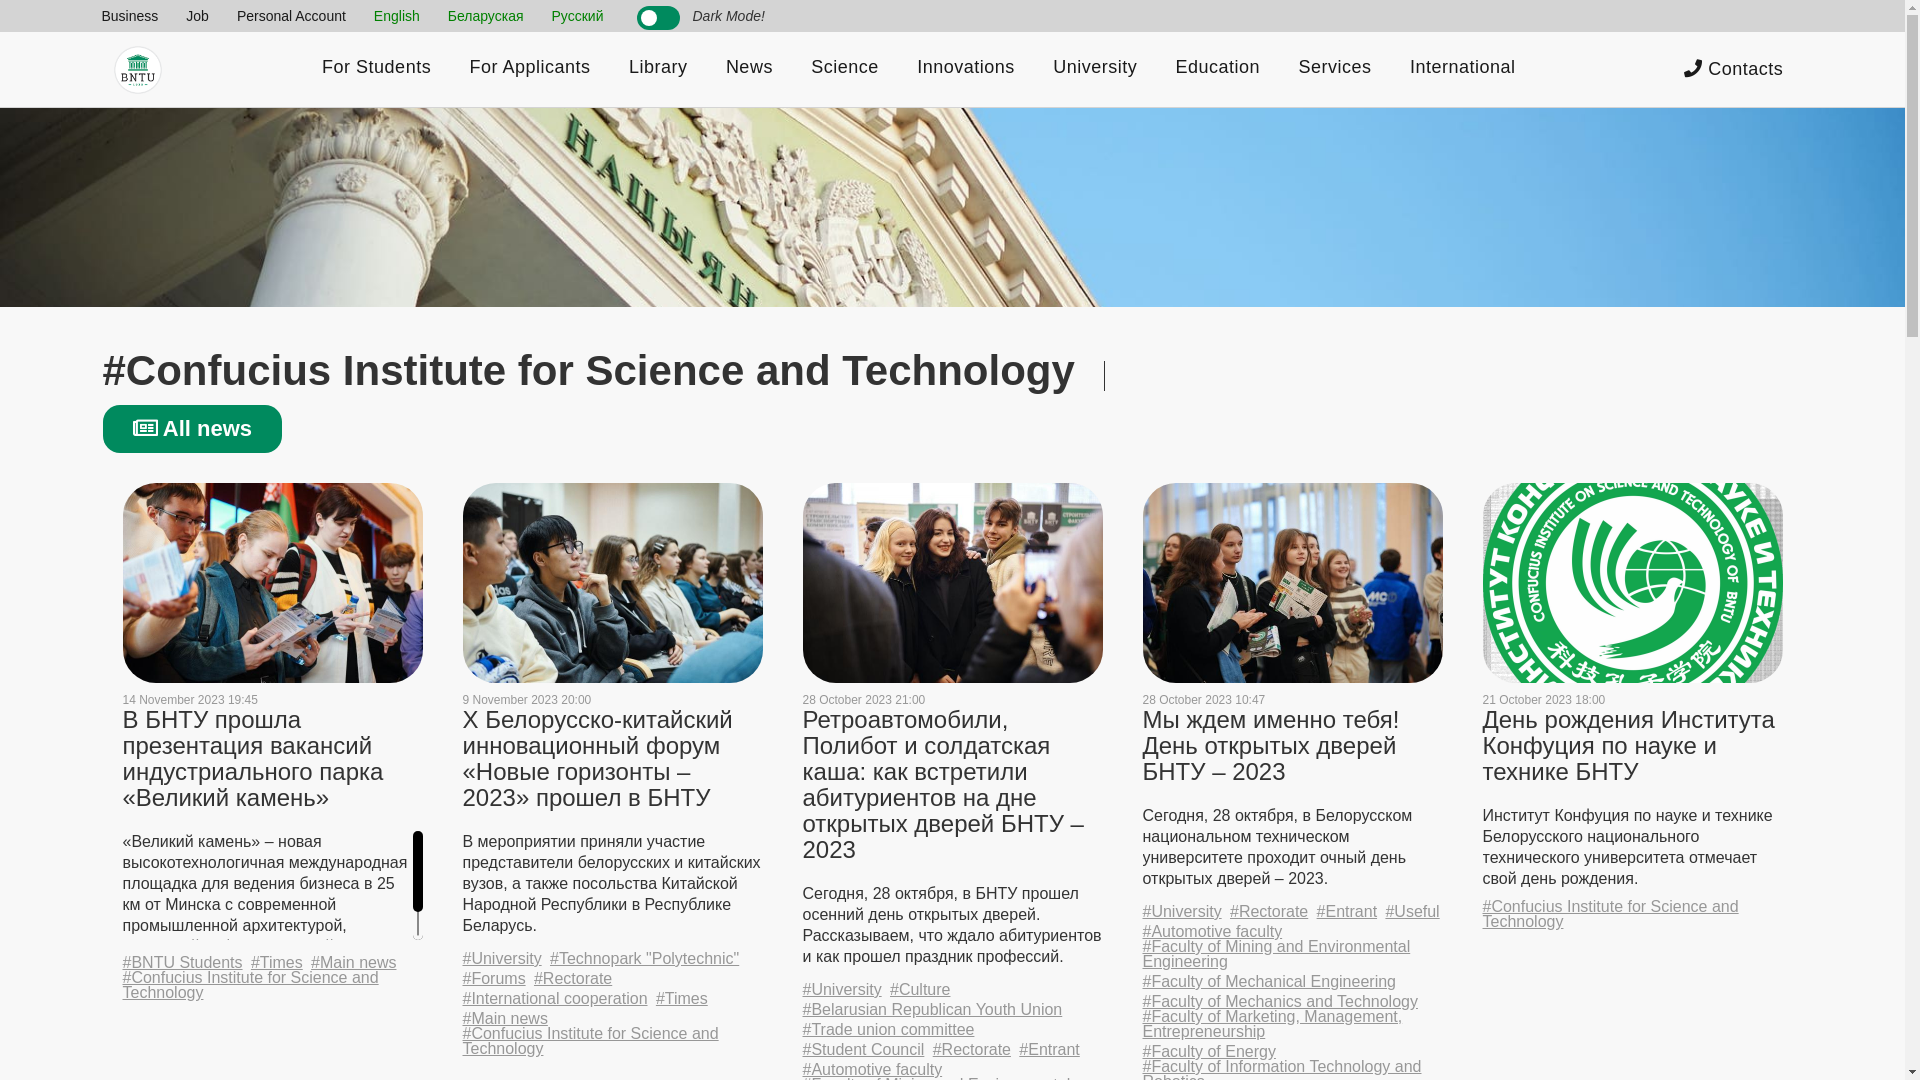  I want to click on '#Confucius Institute for Science and Technology', so click(610, 1040).